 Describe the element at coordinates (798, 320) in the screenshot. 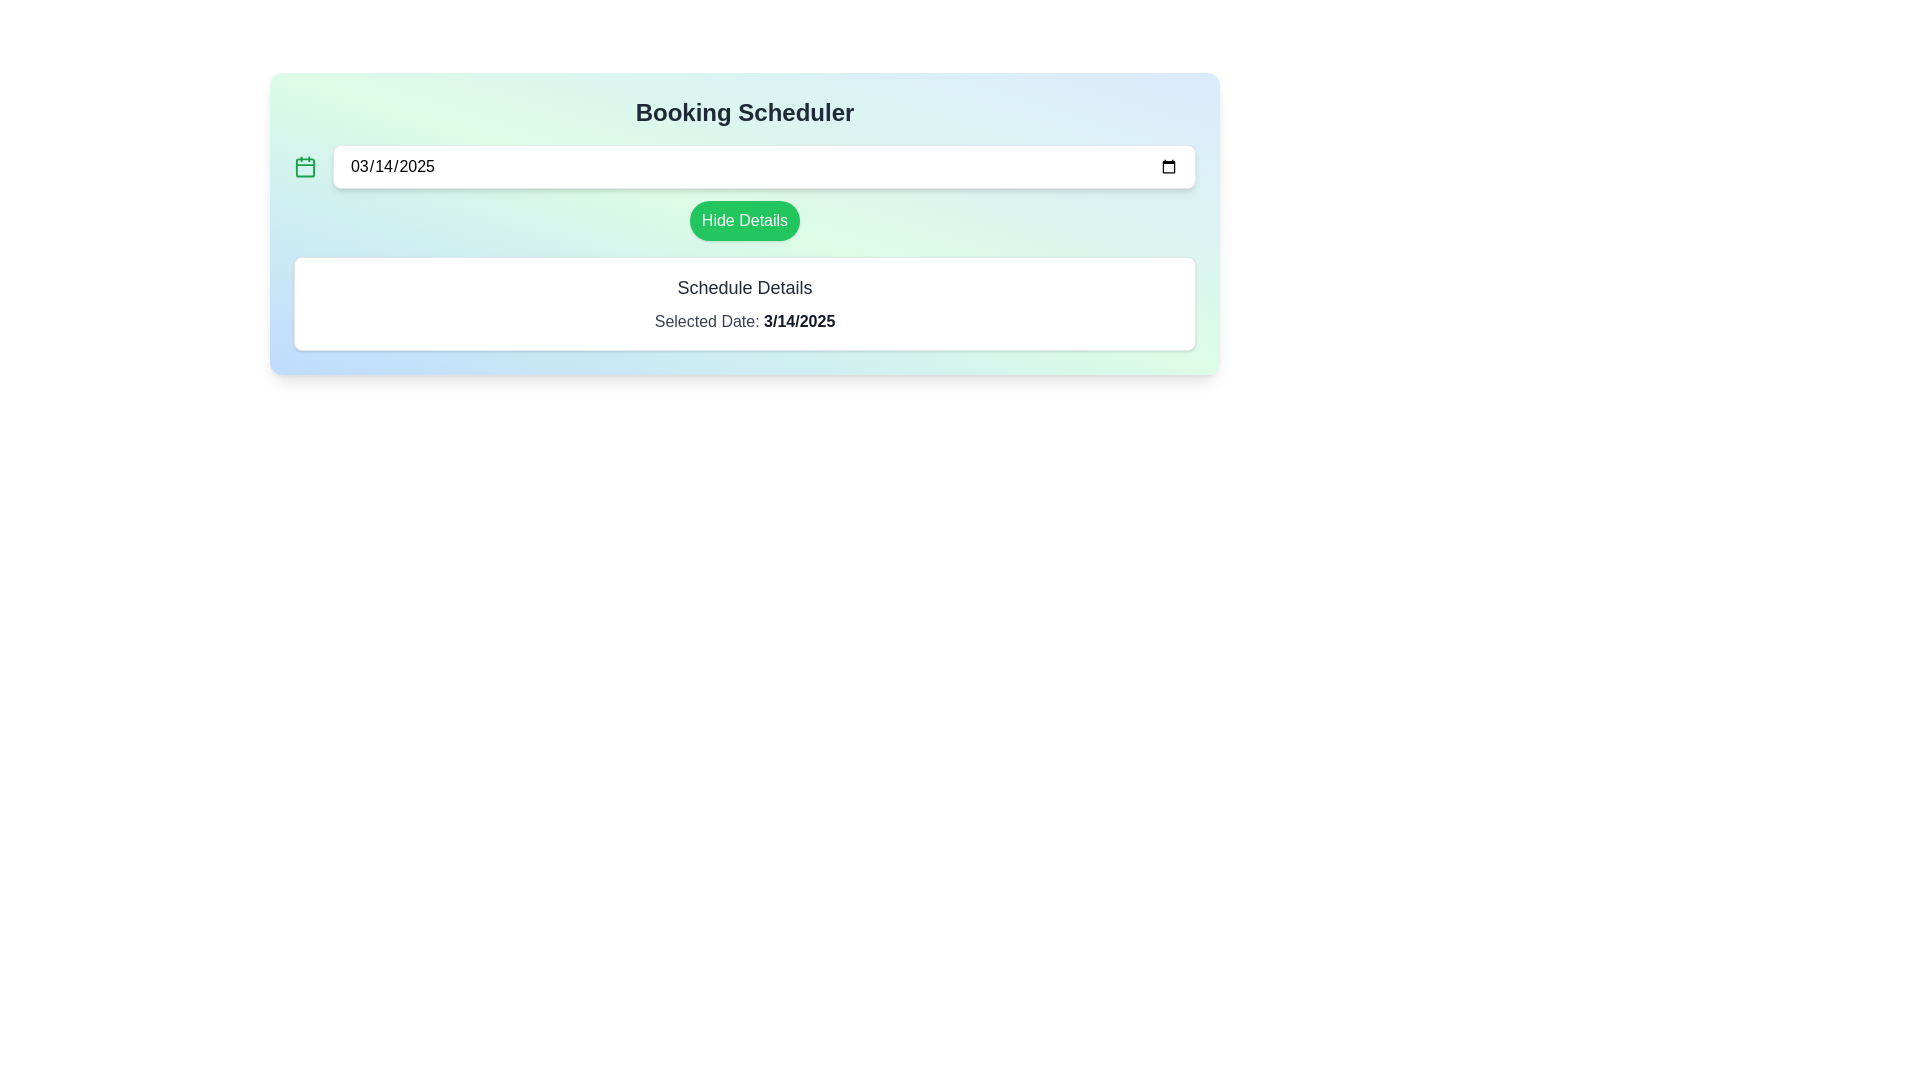

I see `displayed date from the Text Display element located in the 'Schedule Details' section, which shows the current date selection` at that location.